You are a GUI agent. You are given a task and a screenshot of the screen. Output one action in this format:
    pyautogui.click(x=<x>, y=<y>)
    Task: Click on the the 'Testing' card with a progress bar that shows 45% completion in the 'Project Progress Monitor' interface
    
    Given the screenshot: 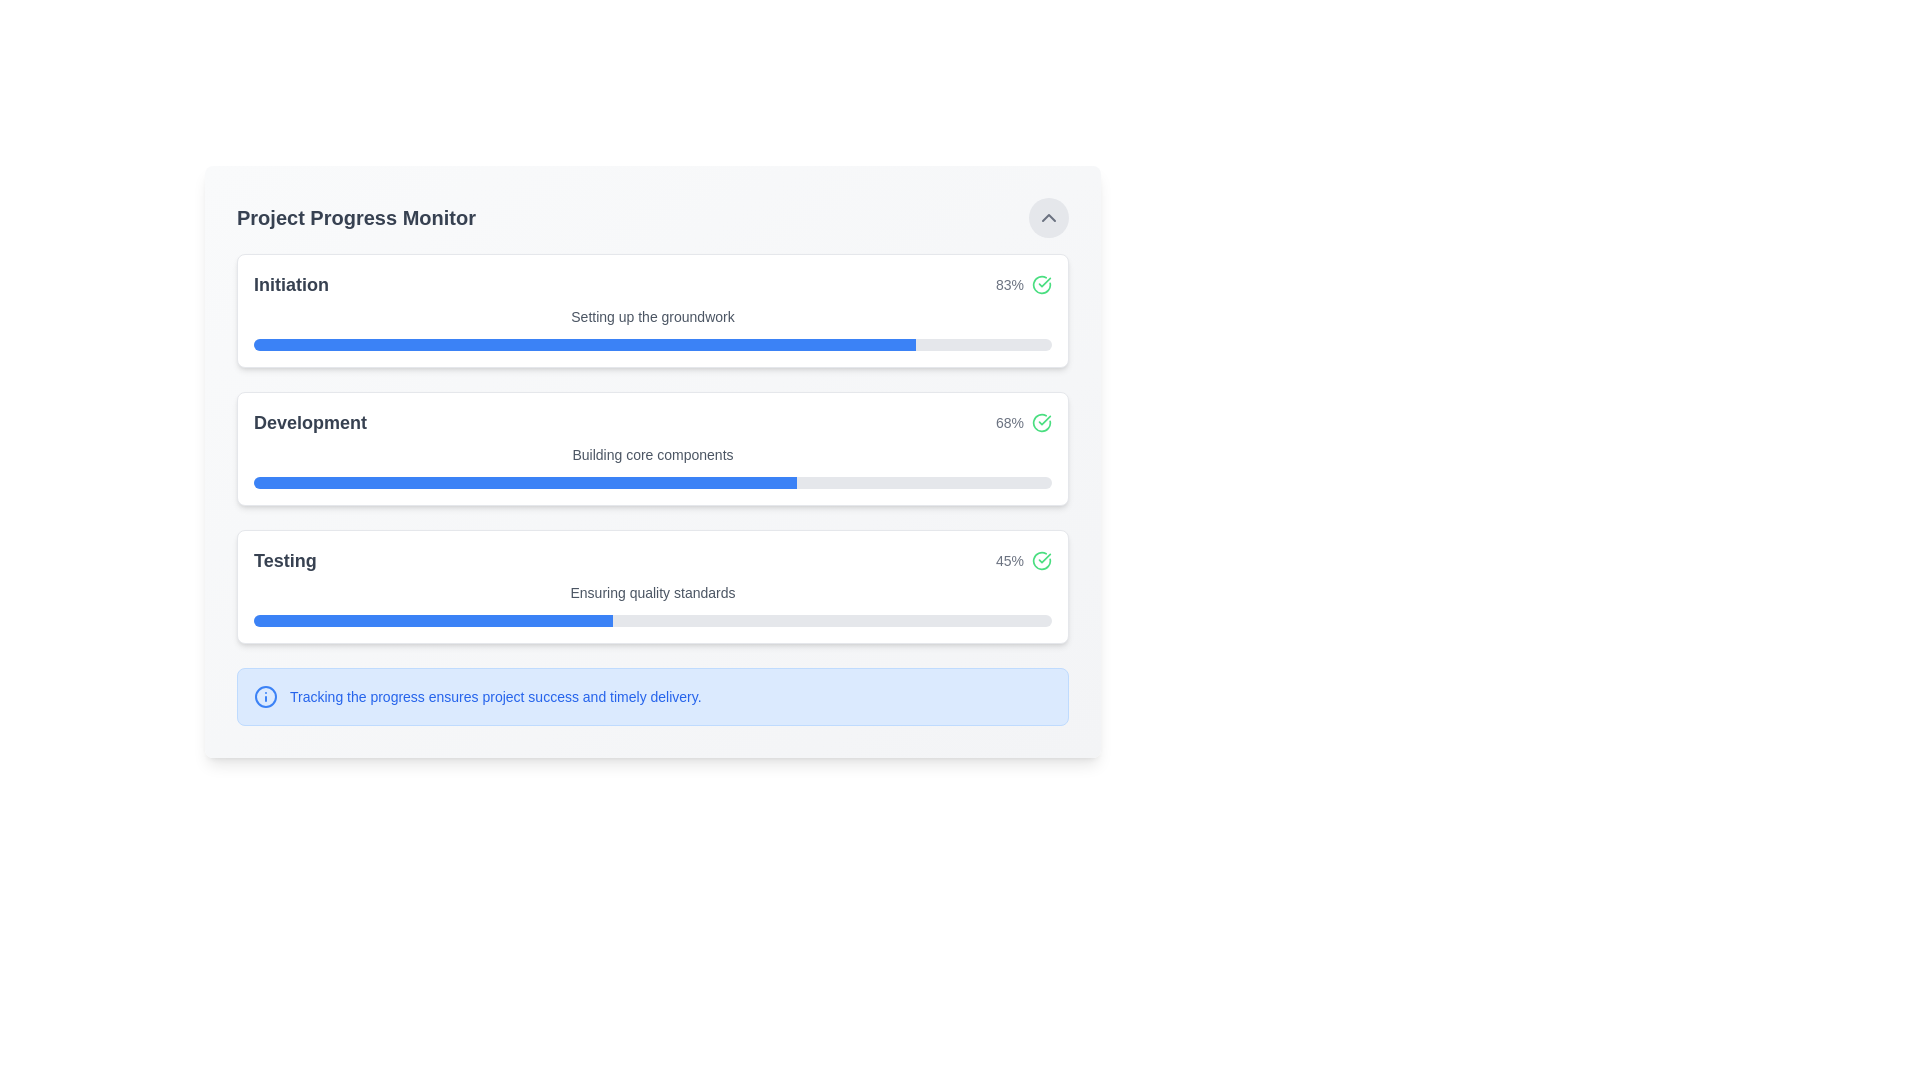 What is the action you would take?
    pyautogui.click(x=652, y=585)
    